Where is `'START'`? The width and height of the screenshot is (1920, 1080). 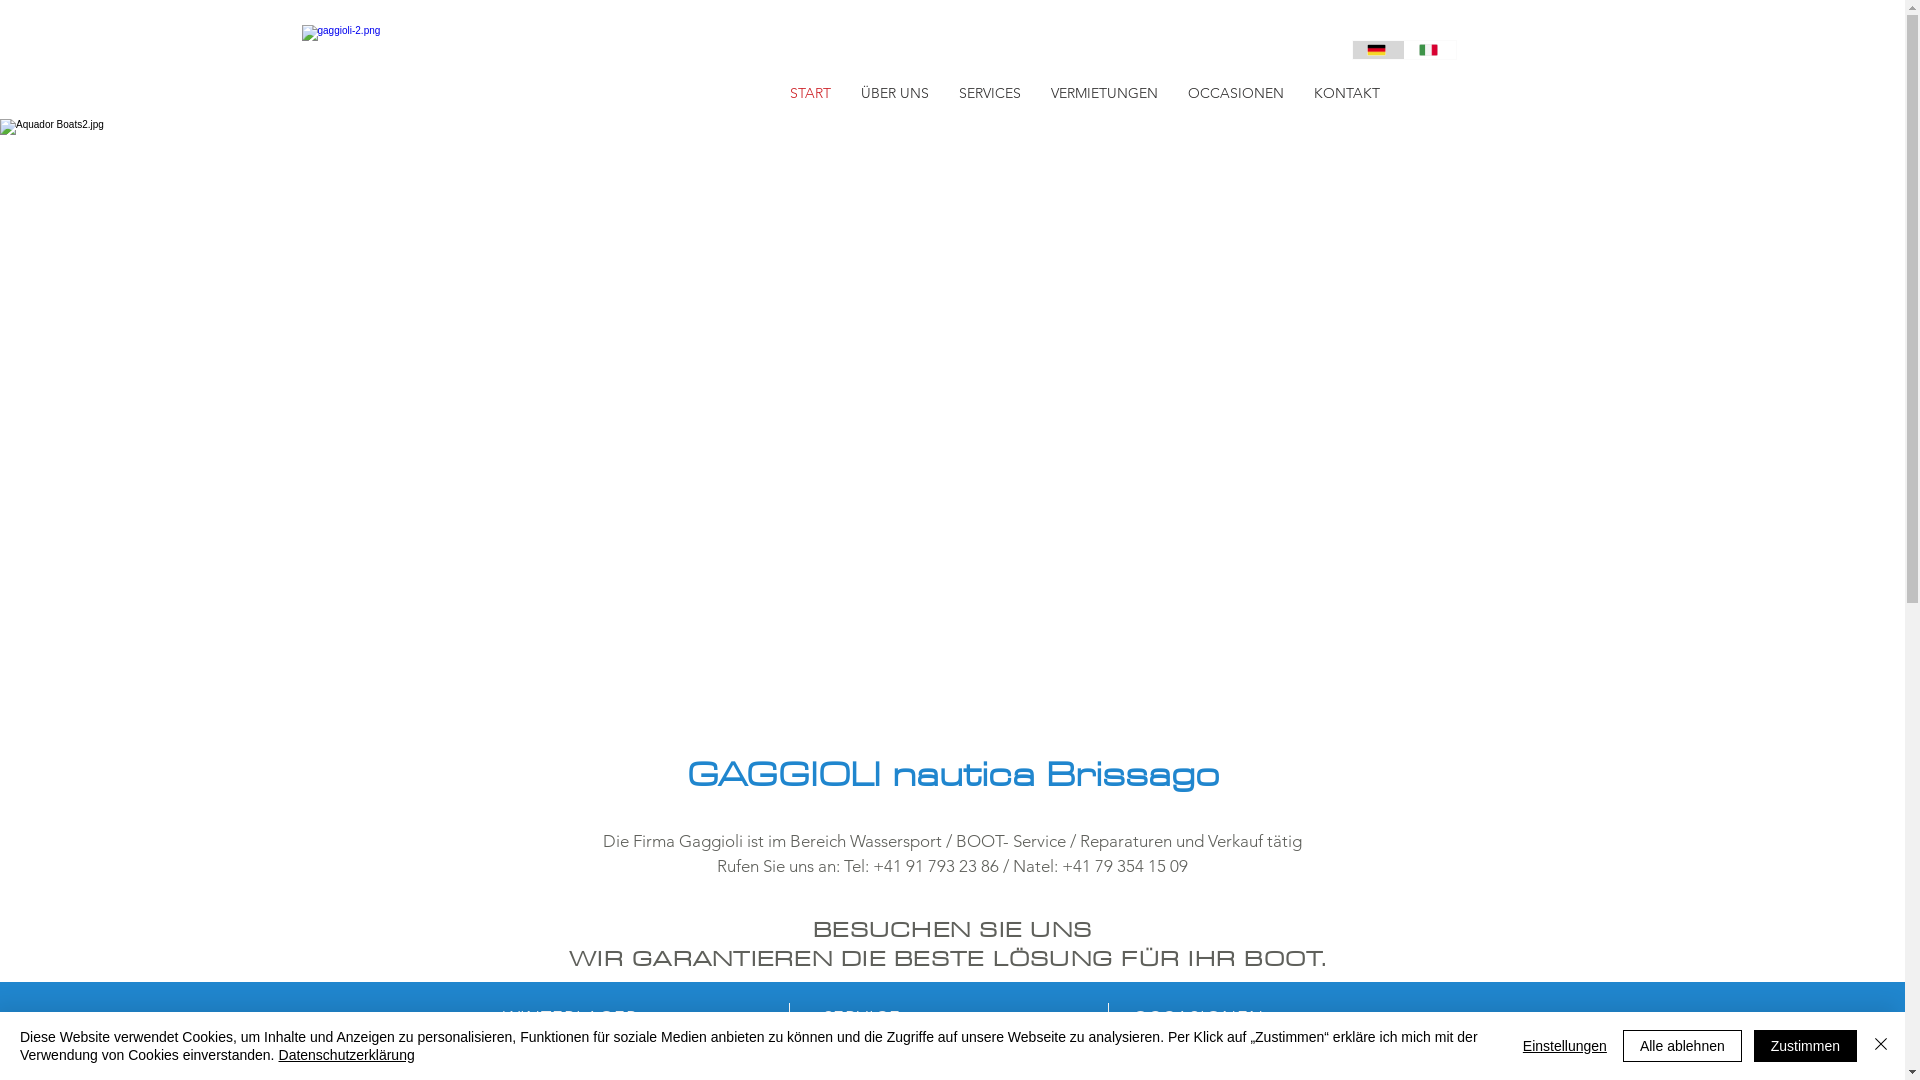 'START' is located at coordinates (772, 92).